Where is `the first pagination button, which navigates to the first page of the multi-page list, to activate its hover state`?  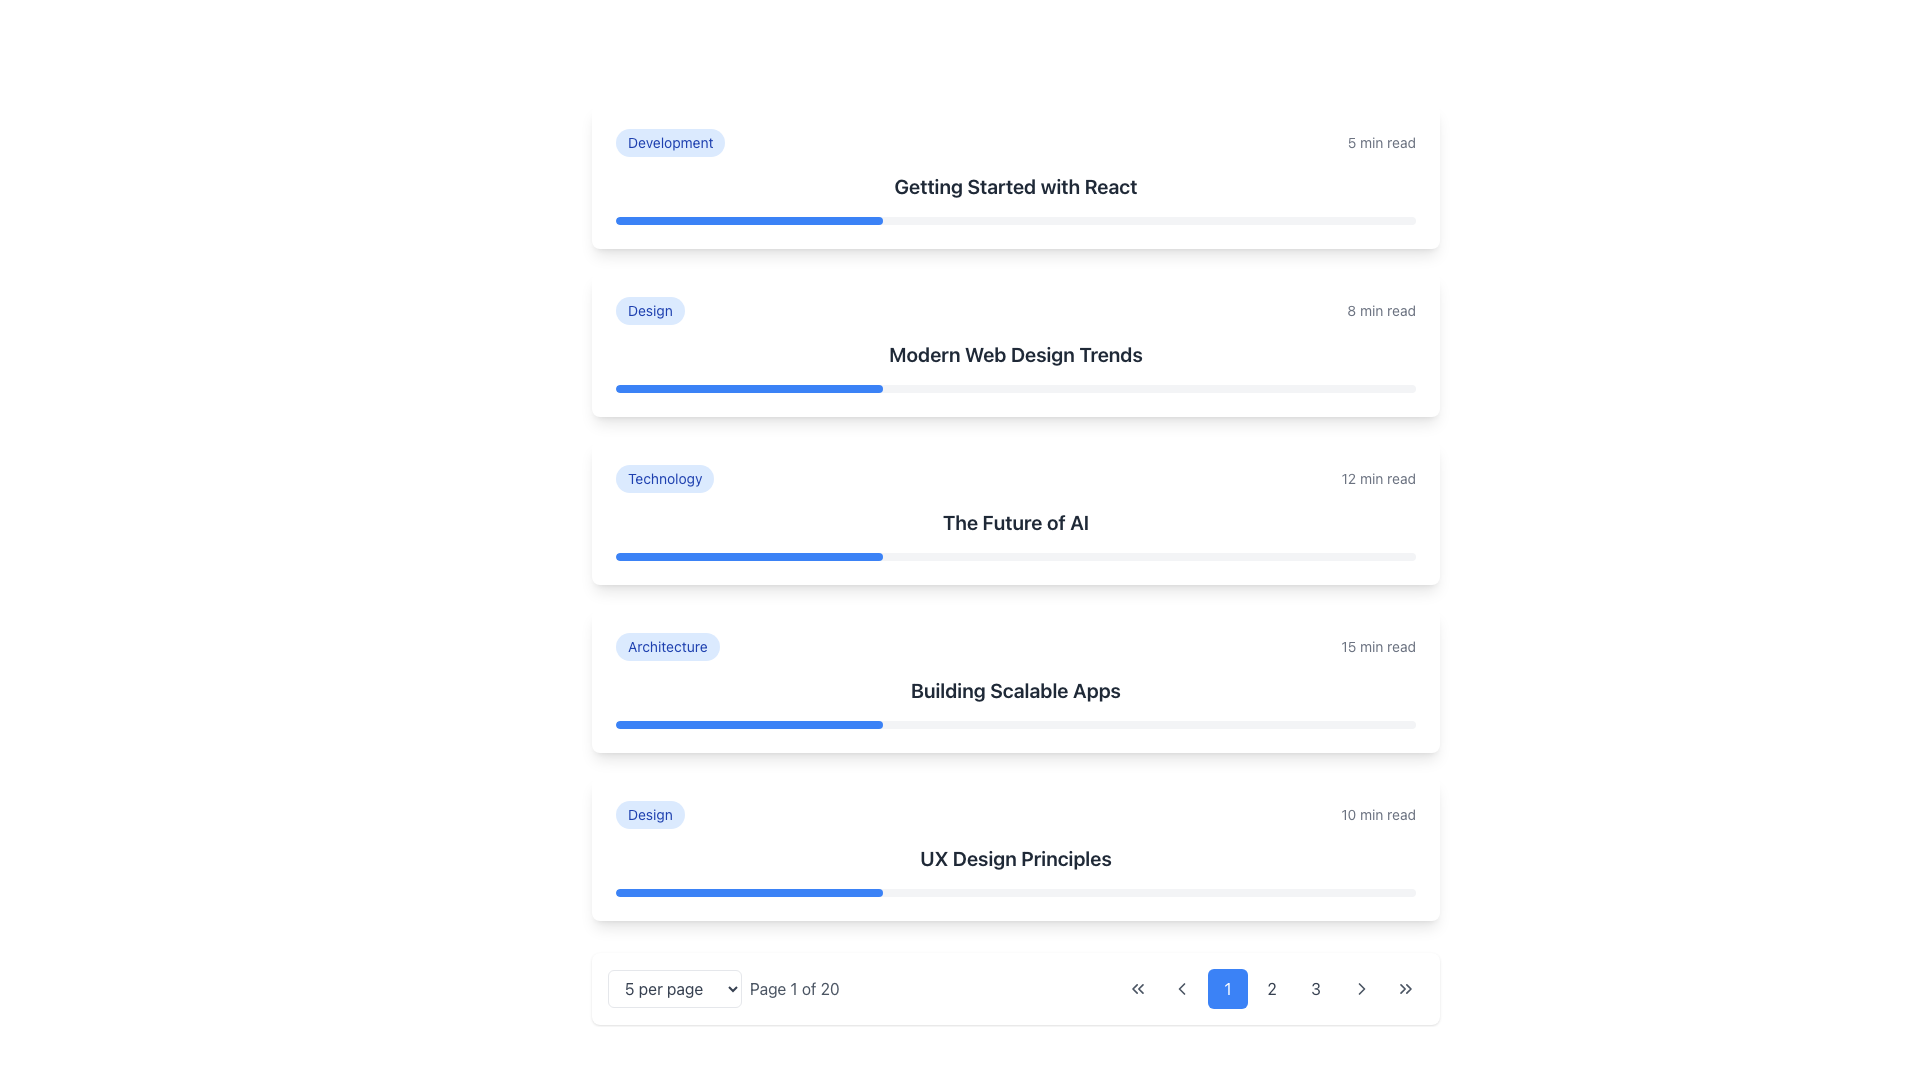 the first pagination button, which navigates to the first page of the multi-page list, to activate its hover state is located at coordinates (1137, 987).